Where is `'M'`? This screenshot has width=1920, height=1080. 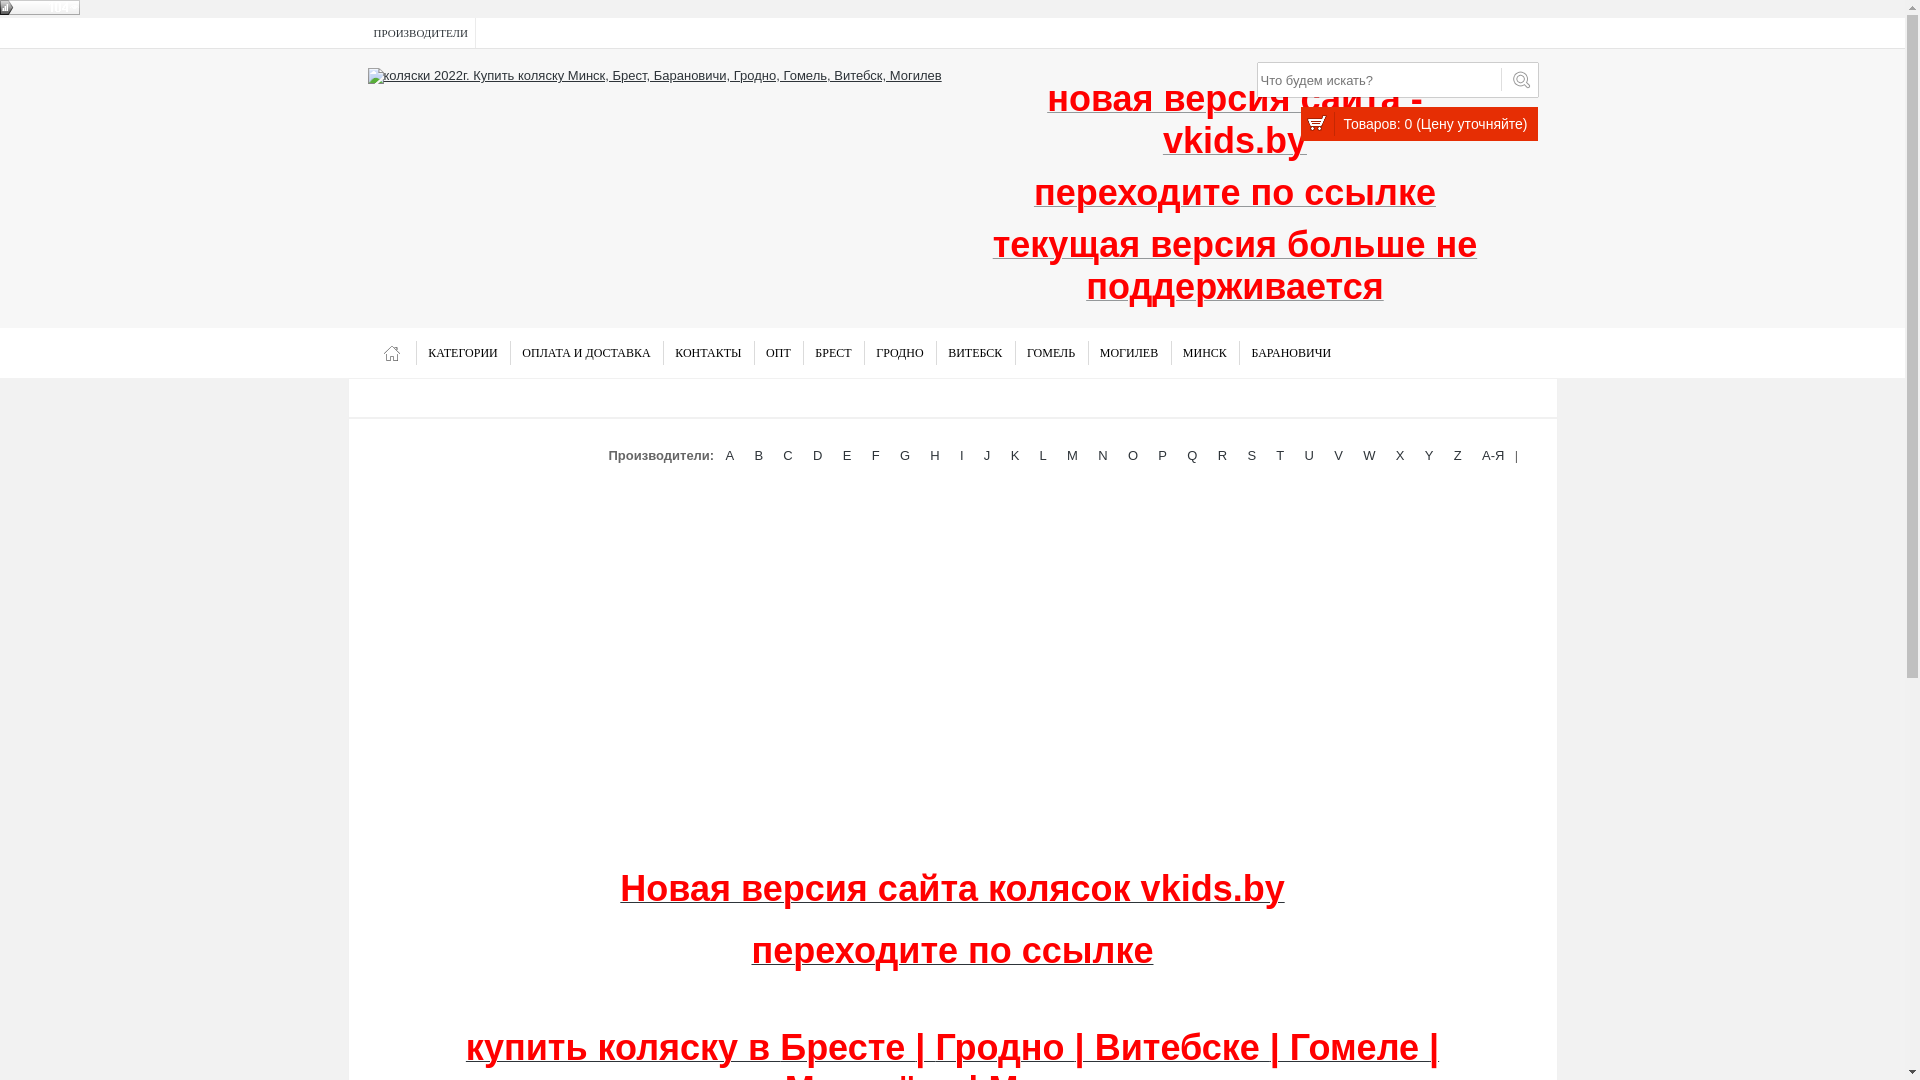 'M' is located at coordinates (1060, 455).